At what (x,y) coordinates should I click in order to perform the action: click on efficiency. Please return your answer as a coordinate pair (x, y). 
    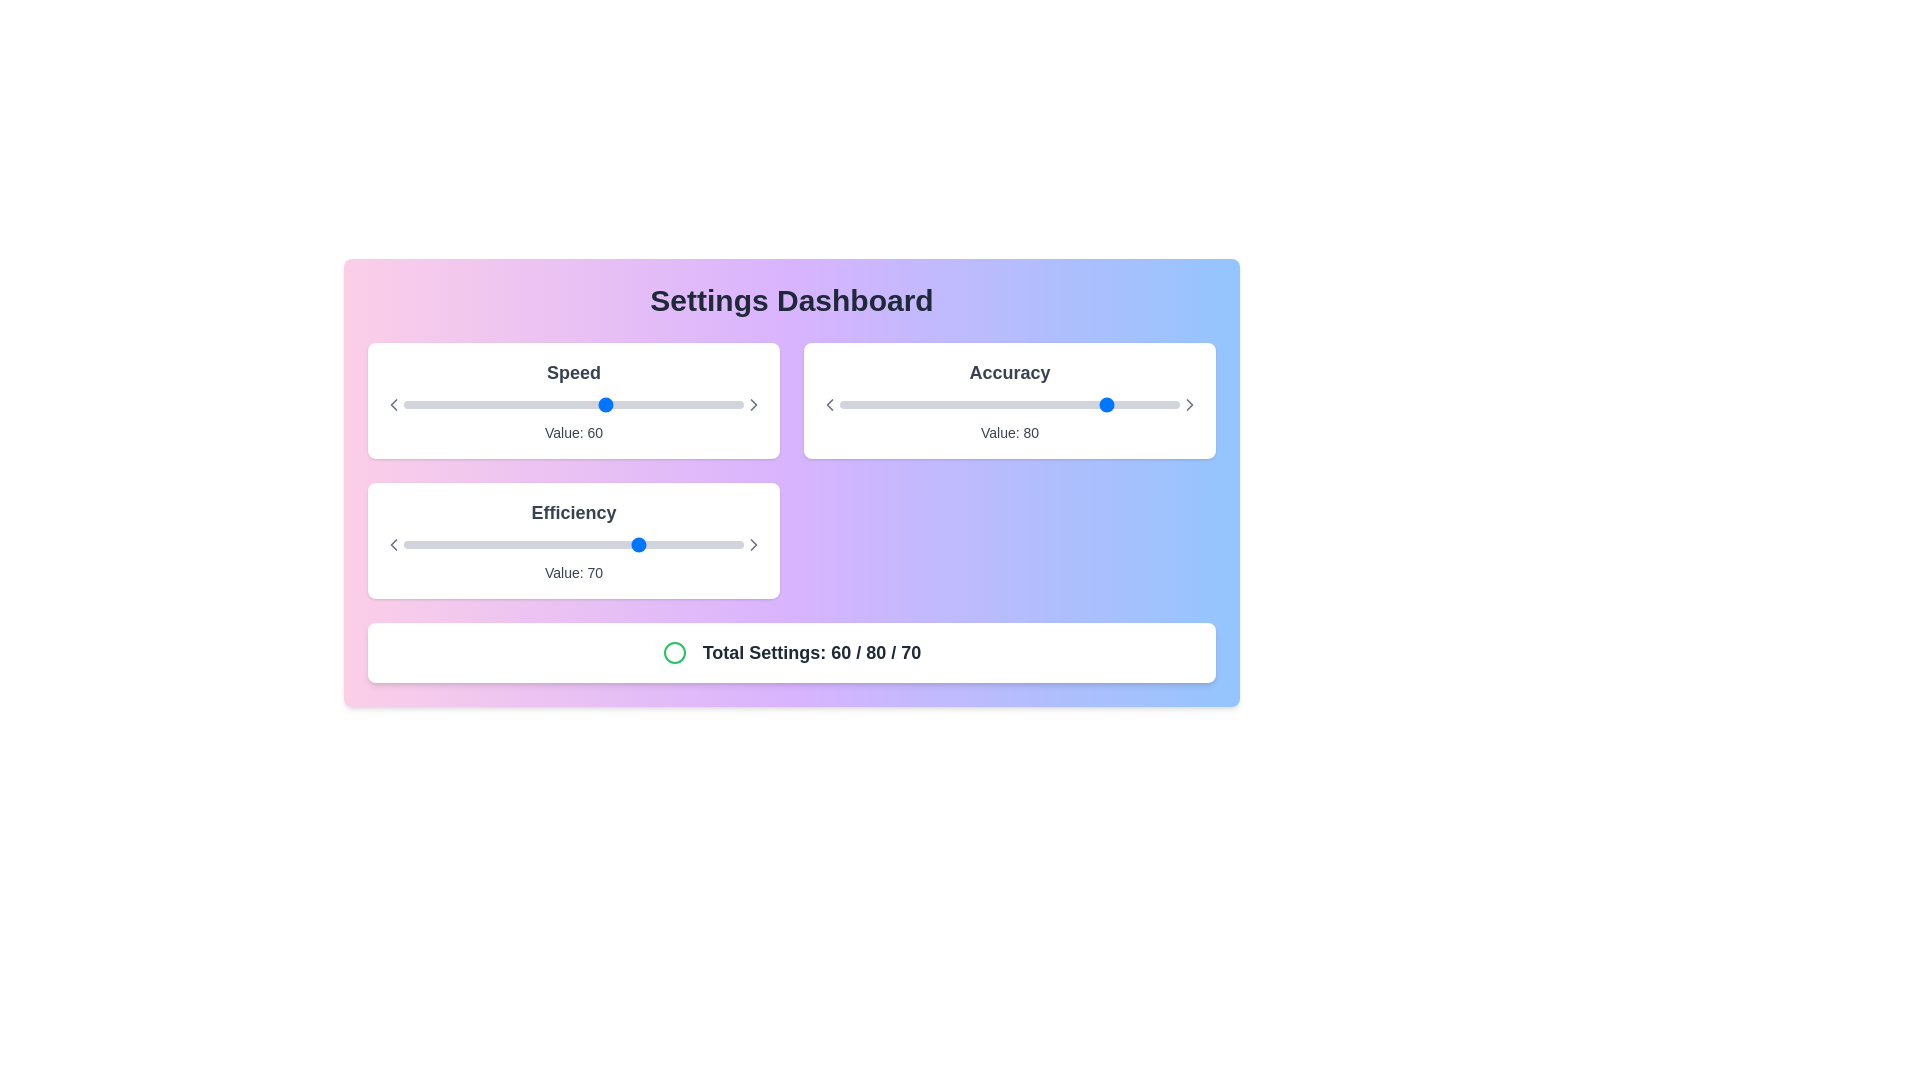
    Looking at the image, I should click on (536, 544).